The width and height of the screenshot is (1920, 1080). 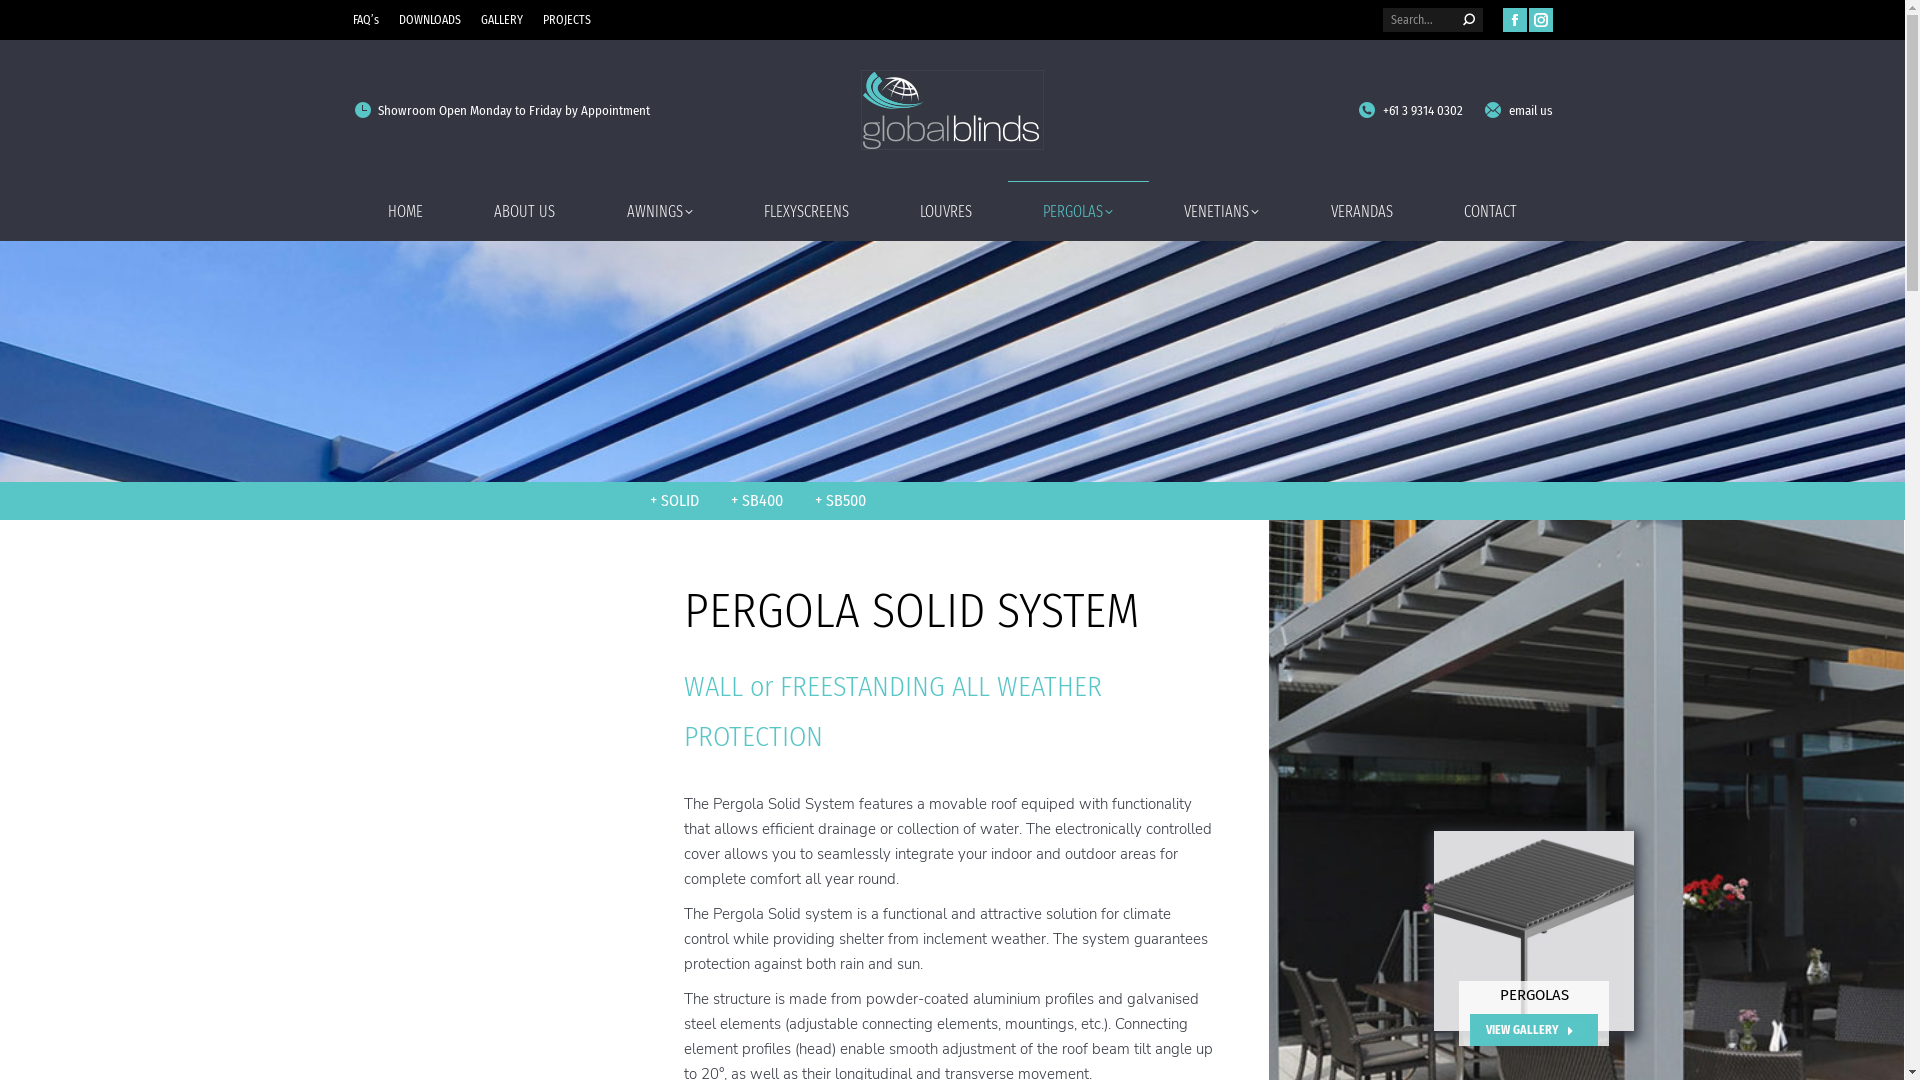 What do you see at coordinates (524, 210) in the screenshot?
I see `'ABOUT US'` at bounding box center [524, 210].